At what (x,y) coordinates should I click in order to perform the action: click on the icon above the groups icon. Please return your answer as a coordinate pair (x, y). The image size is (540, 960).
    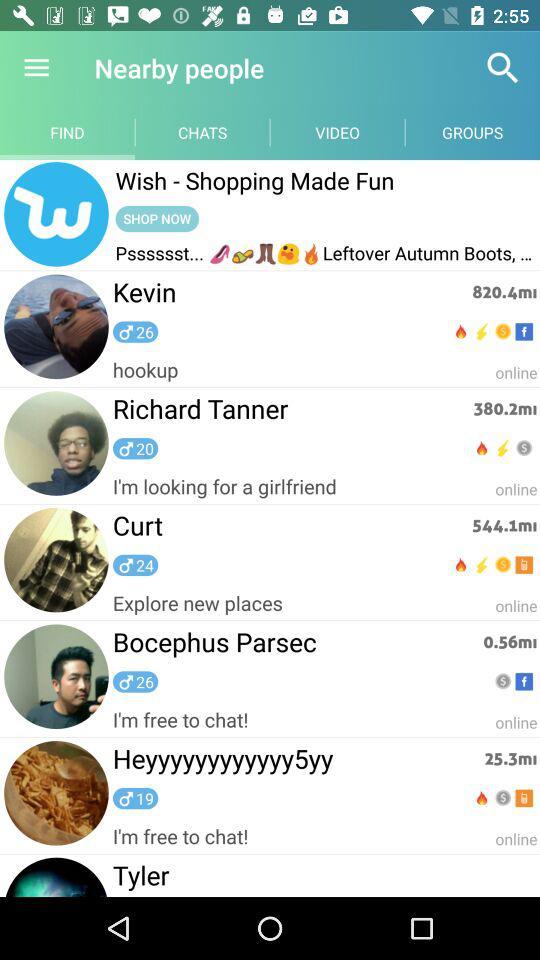
    Looking at the image, I should click on (502, 68).